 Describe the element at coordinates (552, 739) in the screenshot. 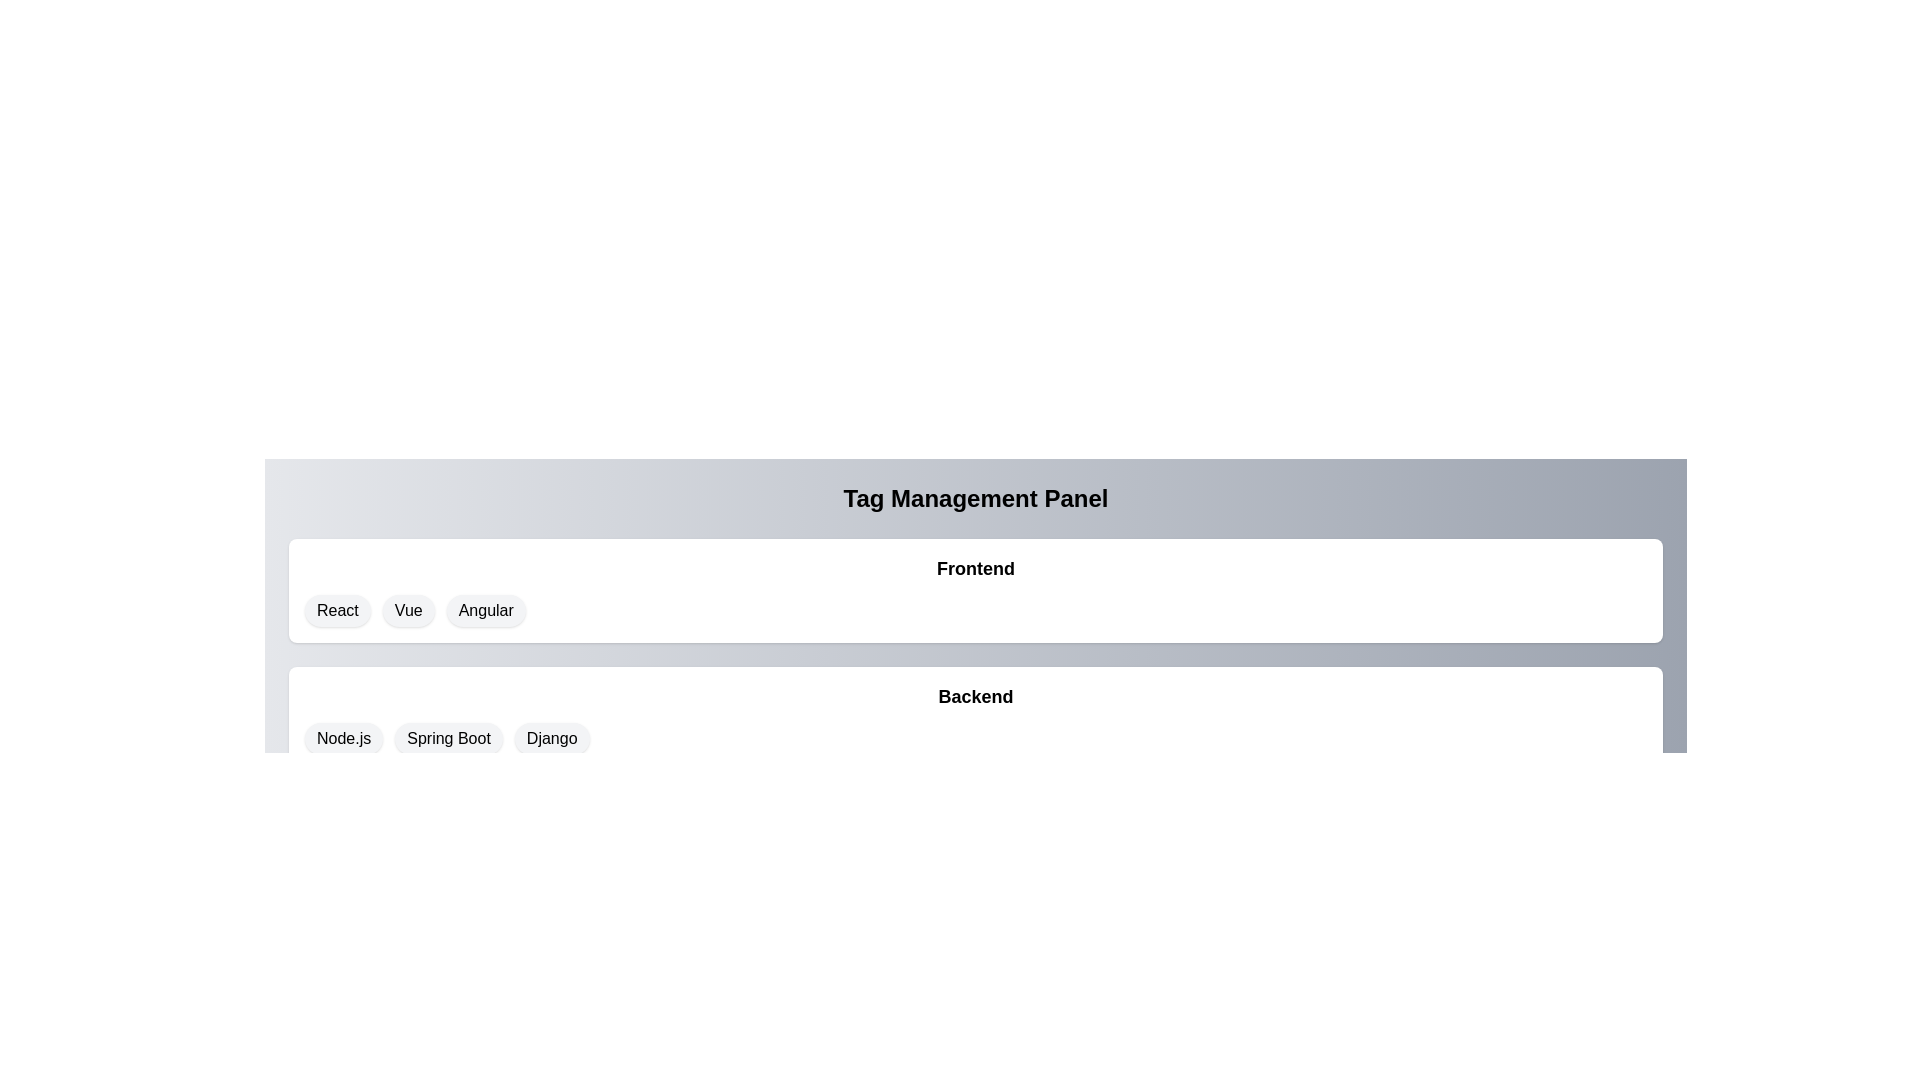

I see `the 'Django' category button, which is the third tag under the 'Backend' section` at that location.